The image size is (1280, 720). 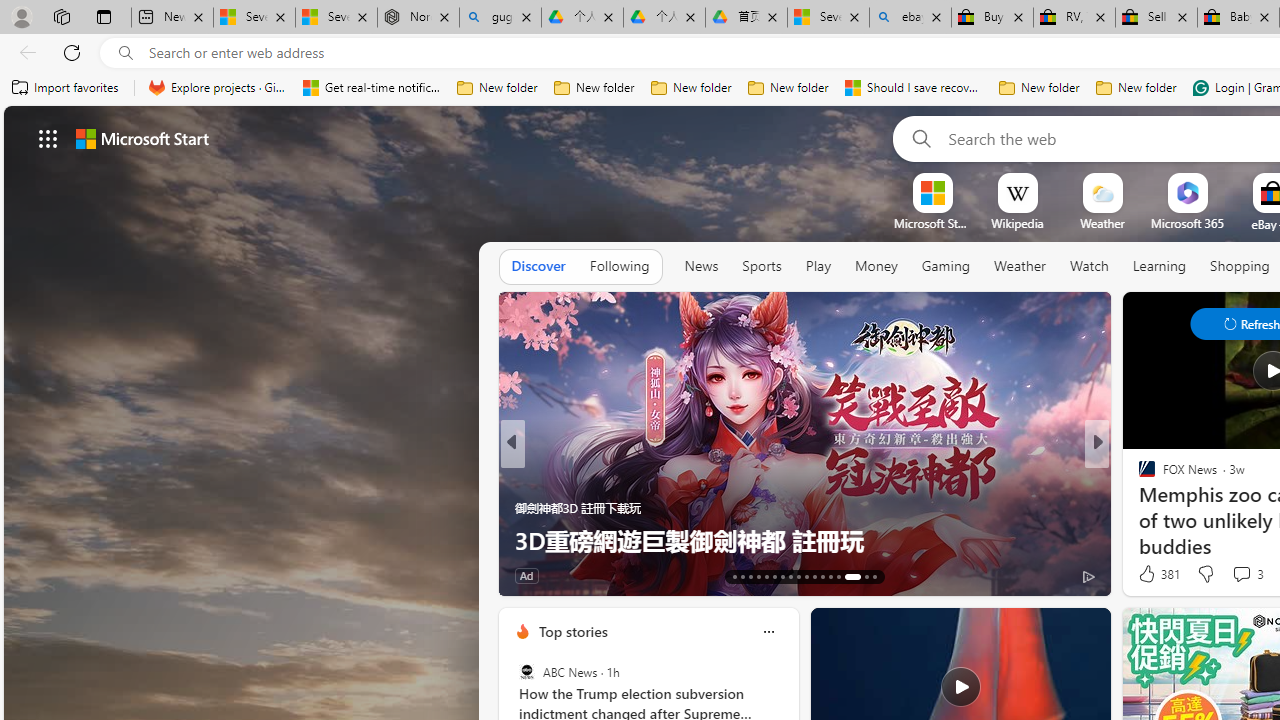 I want to click on 'Microsoft 365', so click(x=1187, y=223).